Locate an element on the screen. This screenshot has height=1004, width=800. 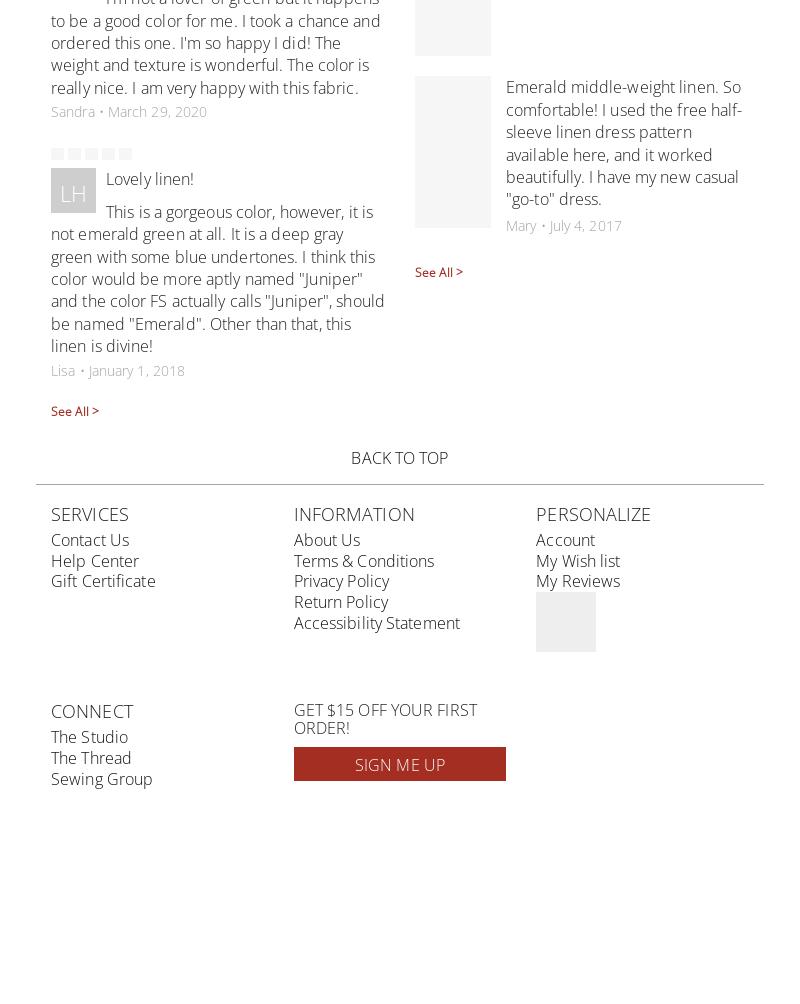
'Mary  • July 4, 2017' is located at coordinates (563, 223).